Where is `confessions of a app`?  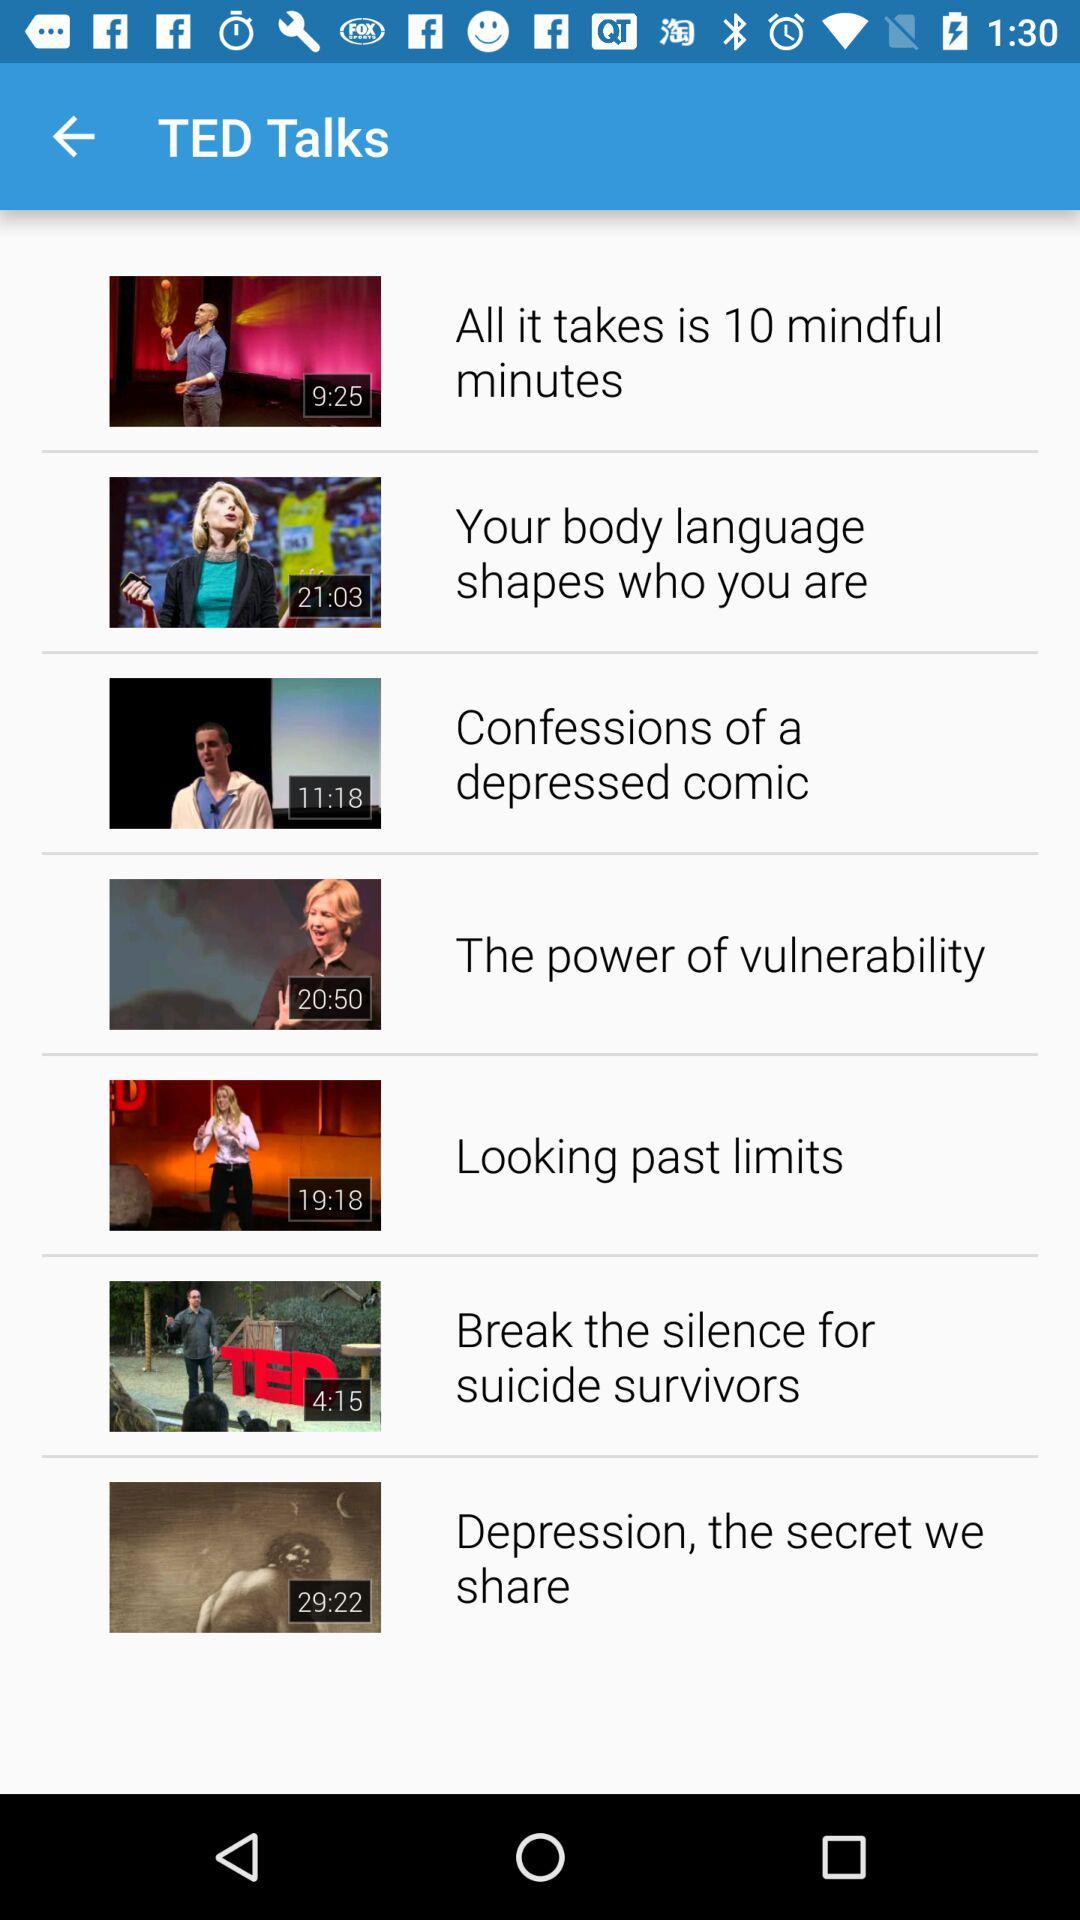
confessions of a app is located at coordinates (739, 752).